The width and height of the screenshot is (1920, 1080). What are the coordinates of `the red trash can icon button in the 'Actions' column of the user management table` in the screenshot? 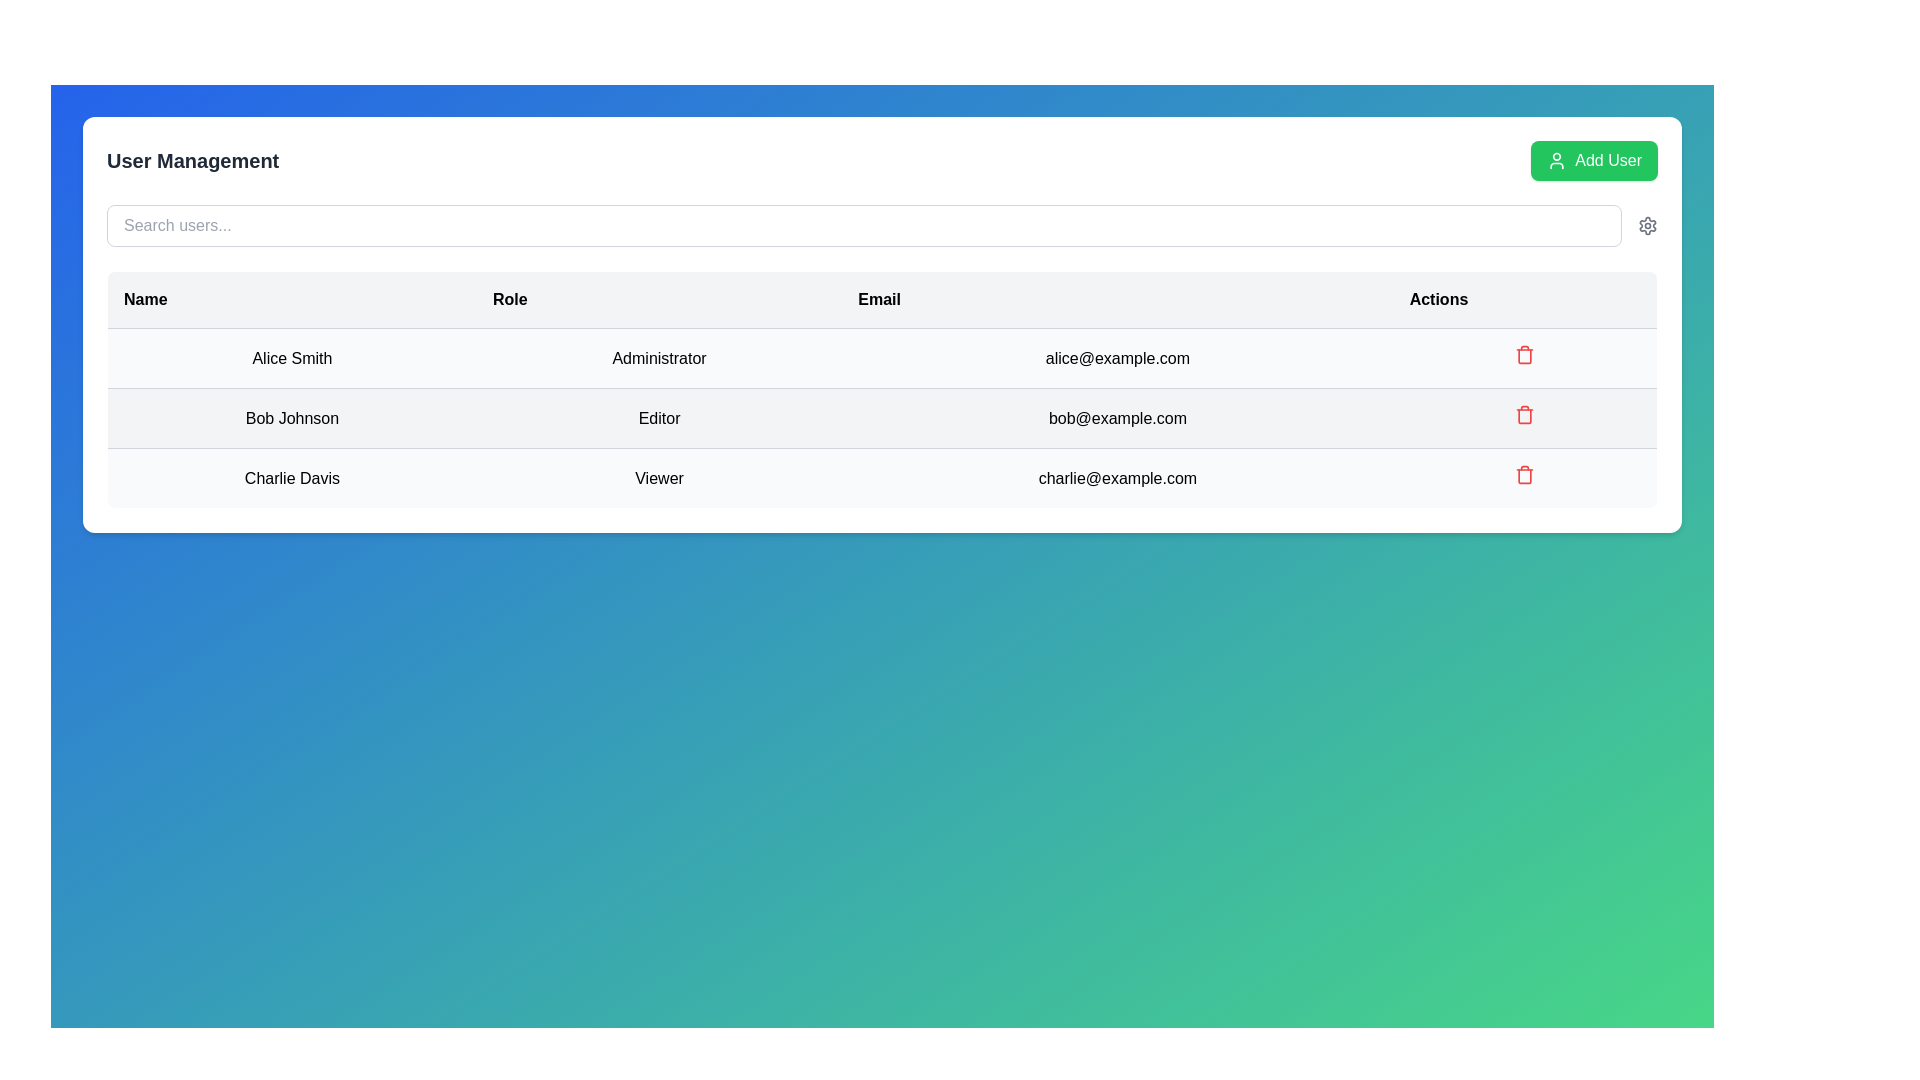 It's located at (1524, 417).